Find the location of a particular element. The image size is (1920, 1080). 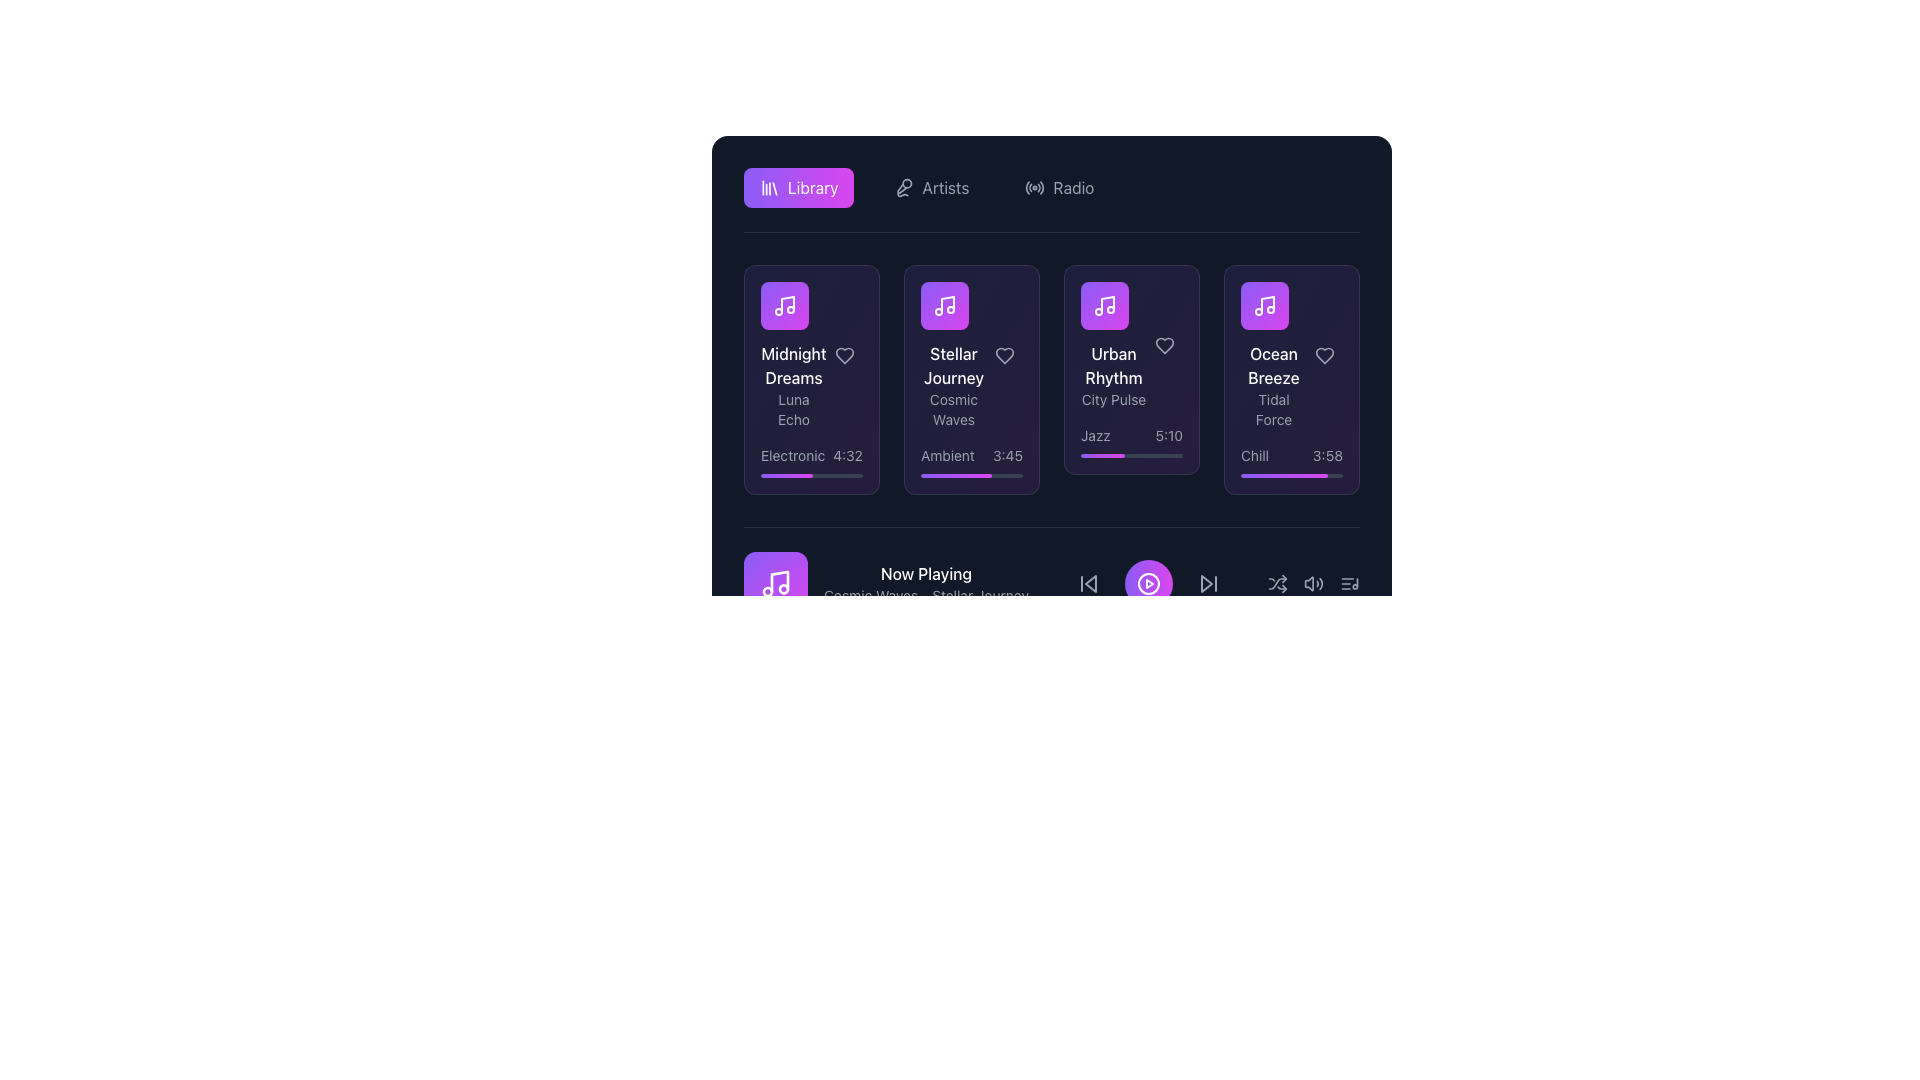

the shuffle icon located in the bottom-right corner of the application interface, which represents a musical playback or randomization feature is located at coordinates (1276, 583).